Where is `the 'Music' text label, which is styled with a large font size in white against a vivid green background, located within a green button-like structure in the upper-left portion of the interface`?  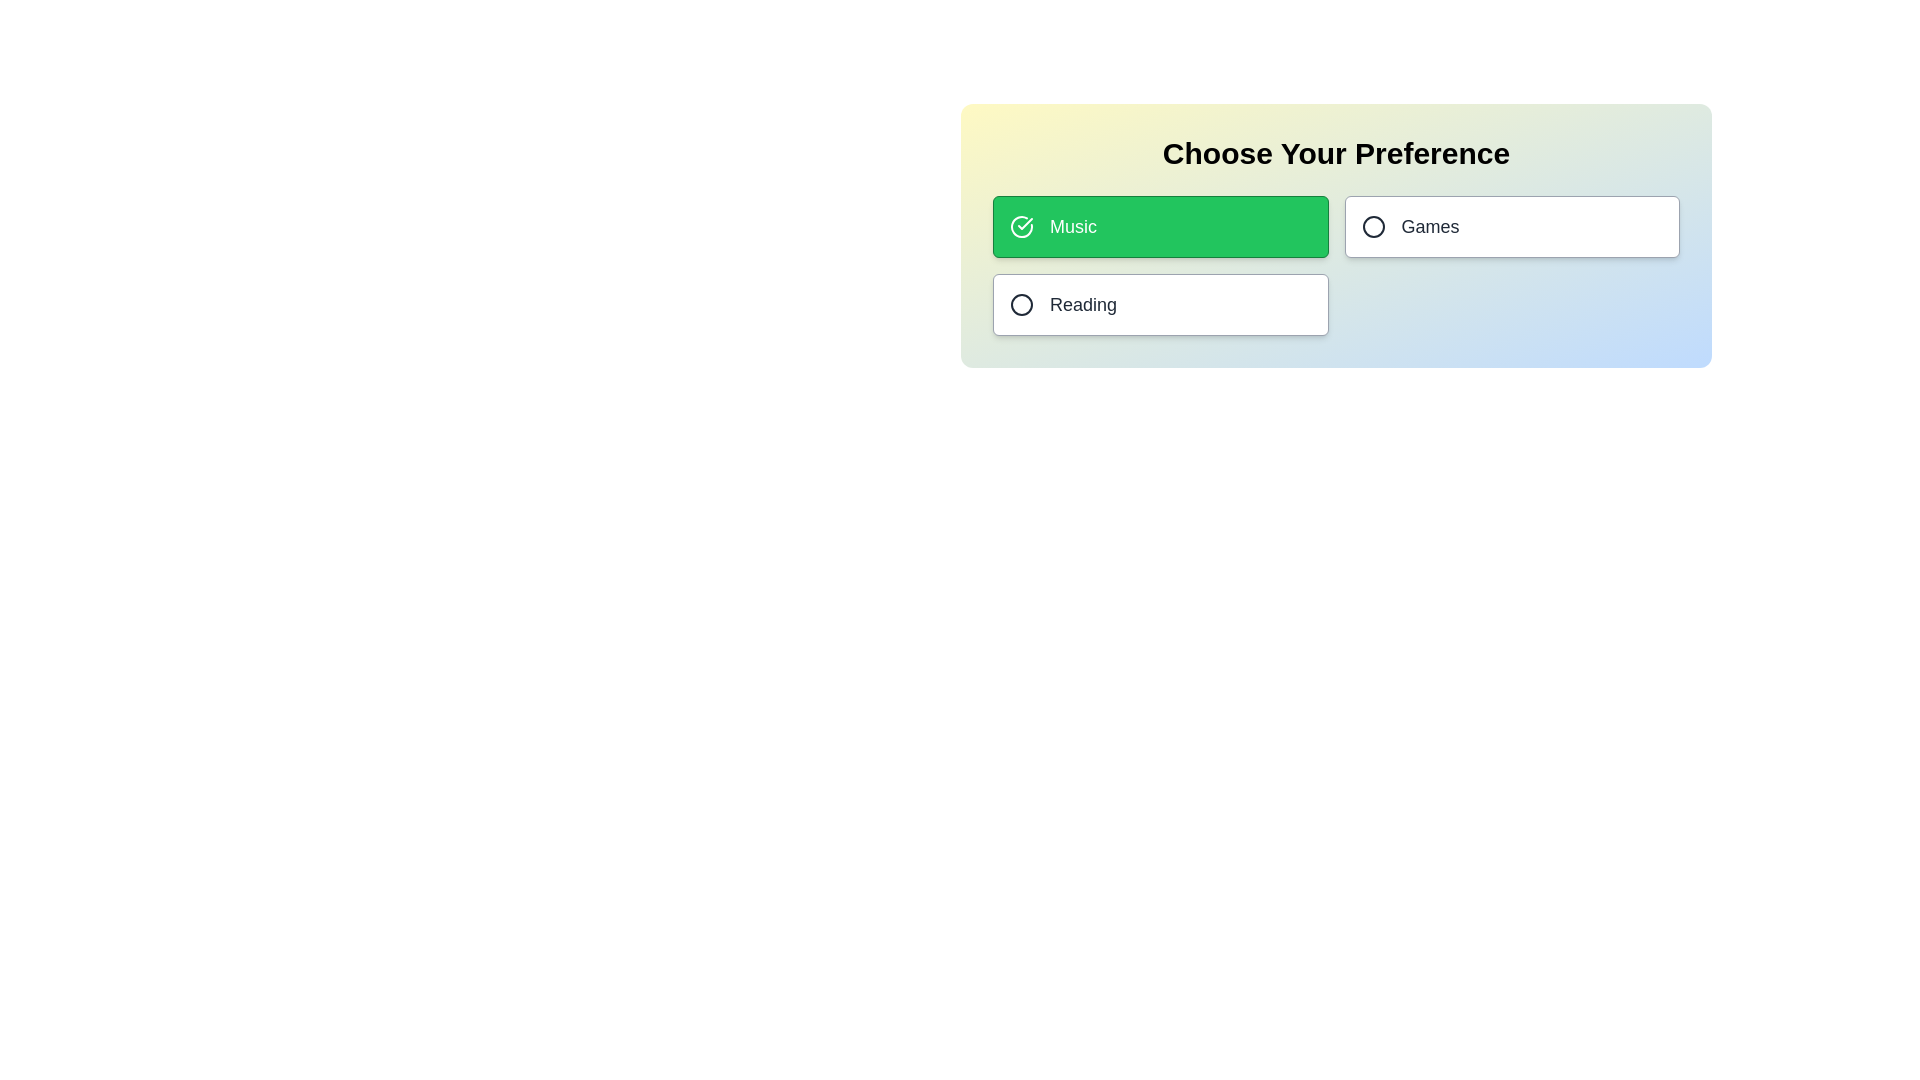
the 'Music' text label, which is styled with a large font size in white against a vivid green background, located within a green button-like structure in the upper-left portion of the interface is located at coordinates (1072, 226).